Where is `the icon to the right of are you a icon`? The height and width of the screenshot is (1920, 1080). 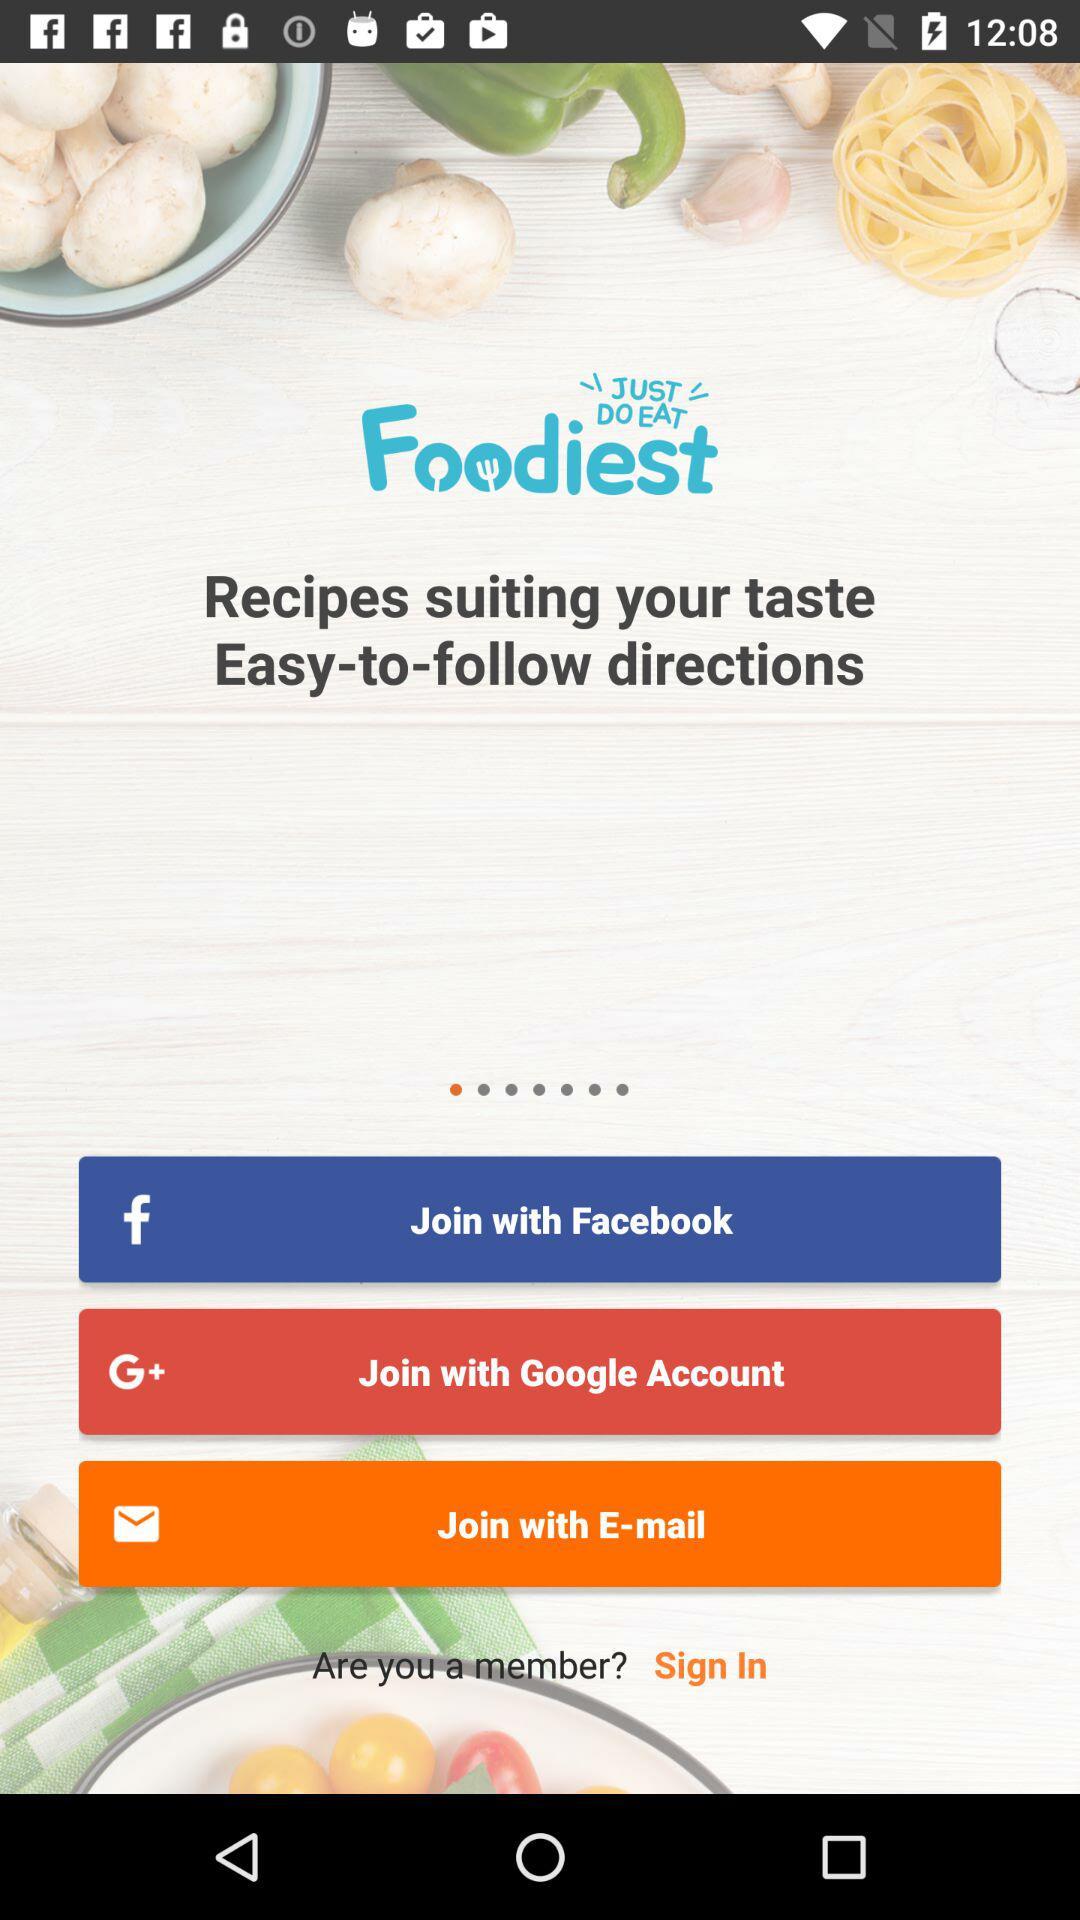
the icon to the right of are you a icon is located at coordinates (709, 1664).